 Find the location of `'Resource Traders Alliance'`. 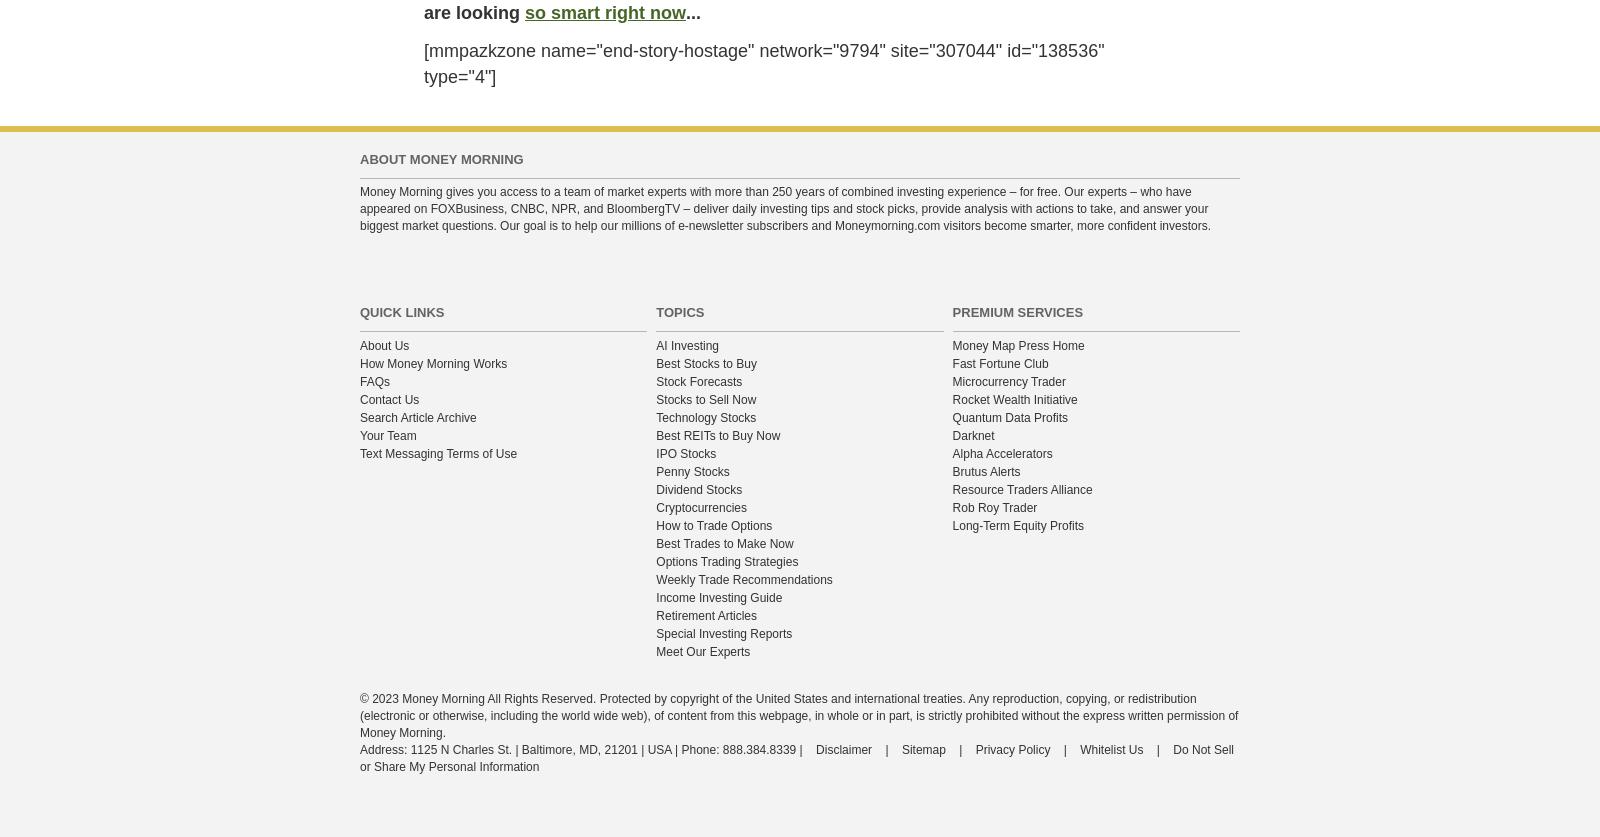

'Resource Traders Alliance' is located at coordinates (1021, 488).